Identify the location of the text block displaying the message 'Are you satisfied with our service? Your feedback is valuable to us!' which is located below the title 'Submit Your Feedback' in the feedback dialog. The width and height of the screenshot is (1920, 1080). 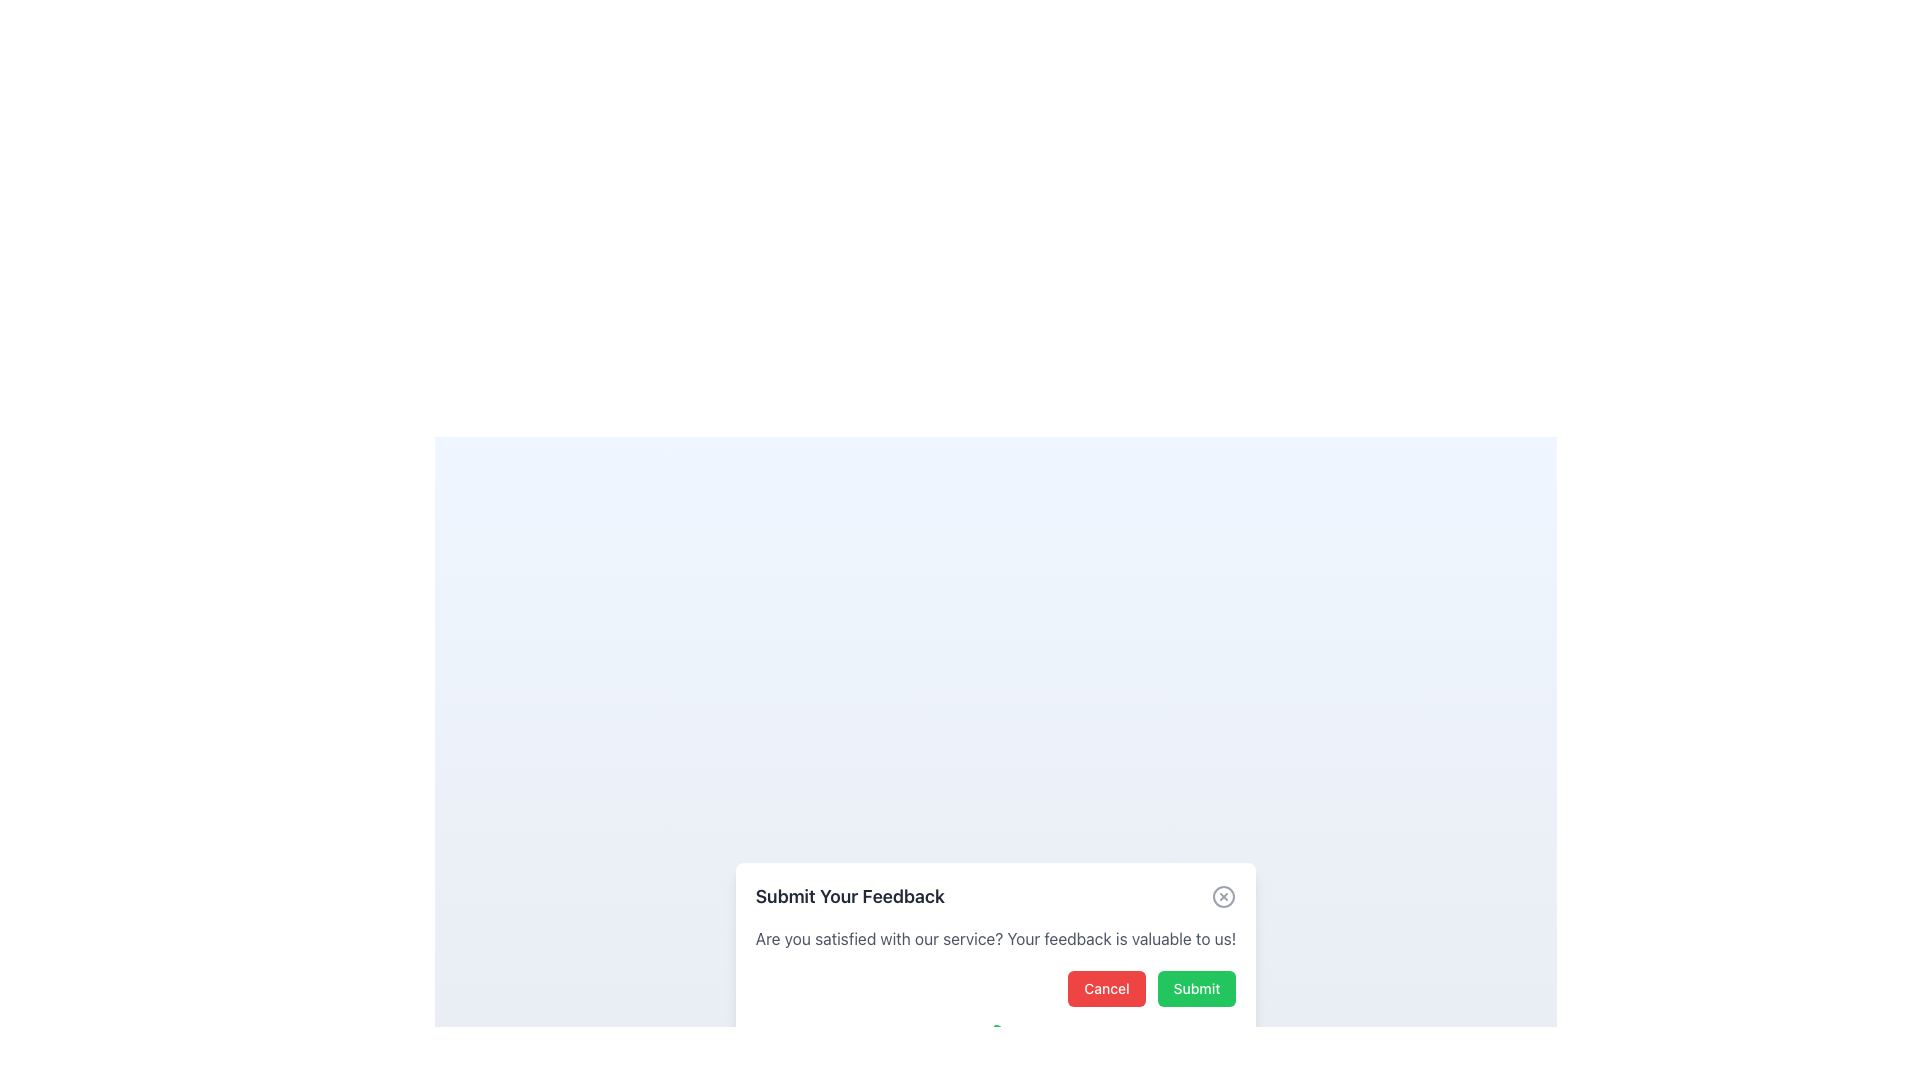
(996, 938).